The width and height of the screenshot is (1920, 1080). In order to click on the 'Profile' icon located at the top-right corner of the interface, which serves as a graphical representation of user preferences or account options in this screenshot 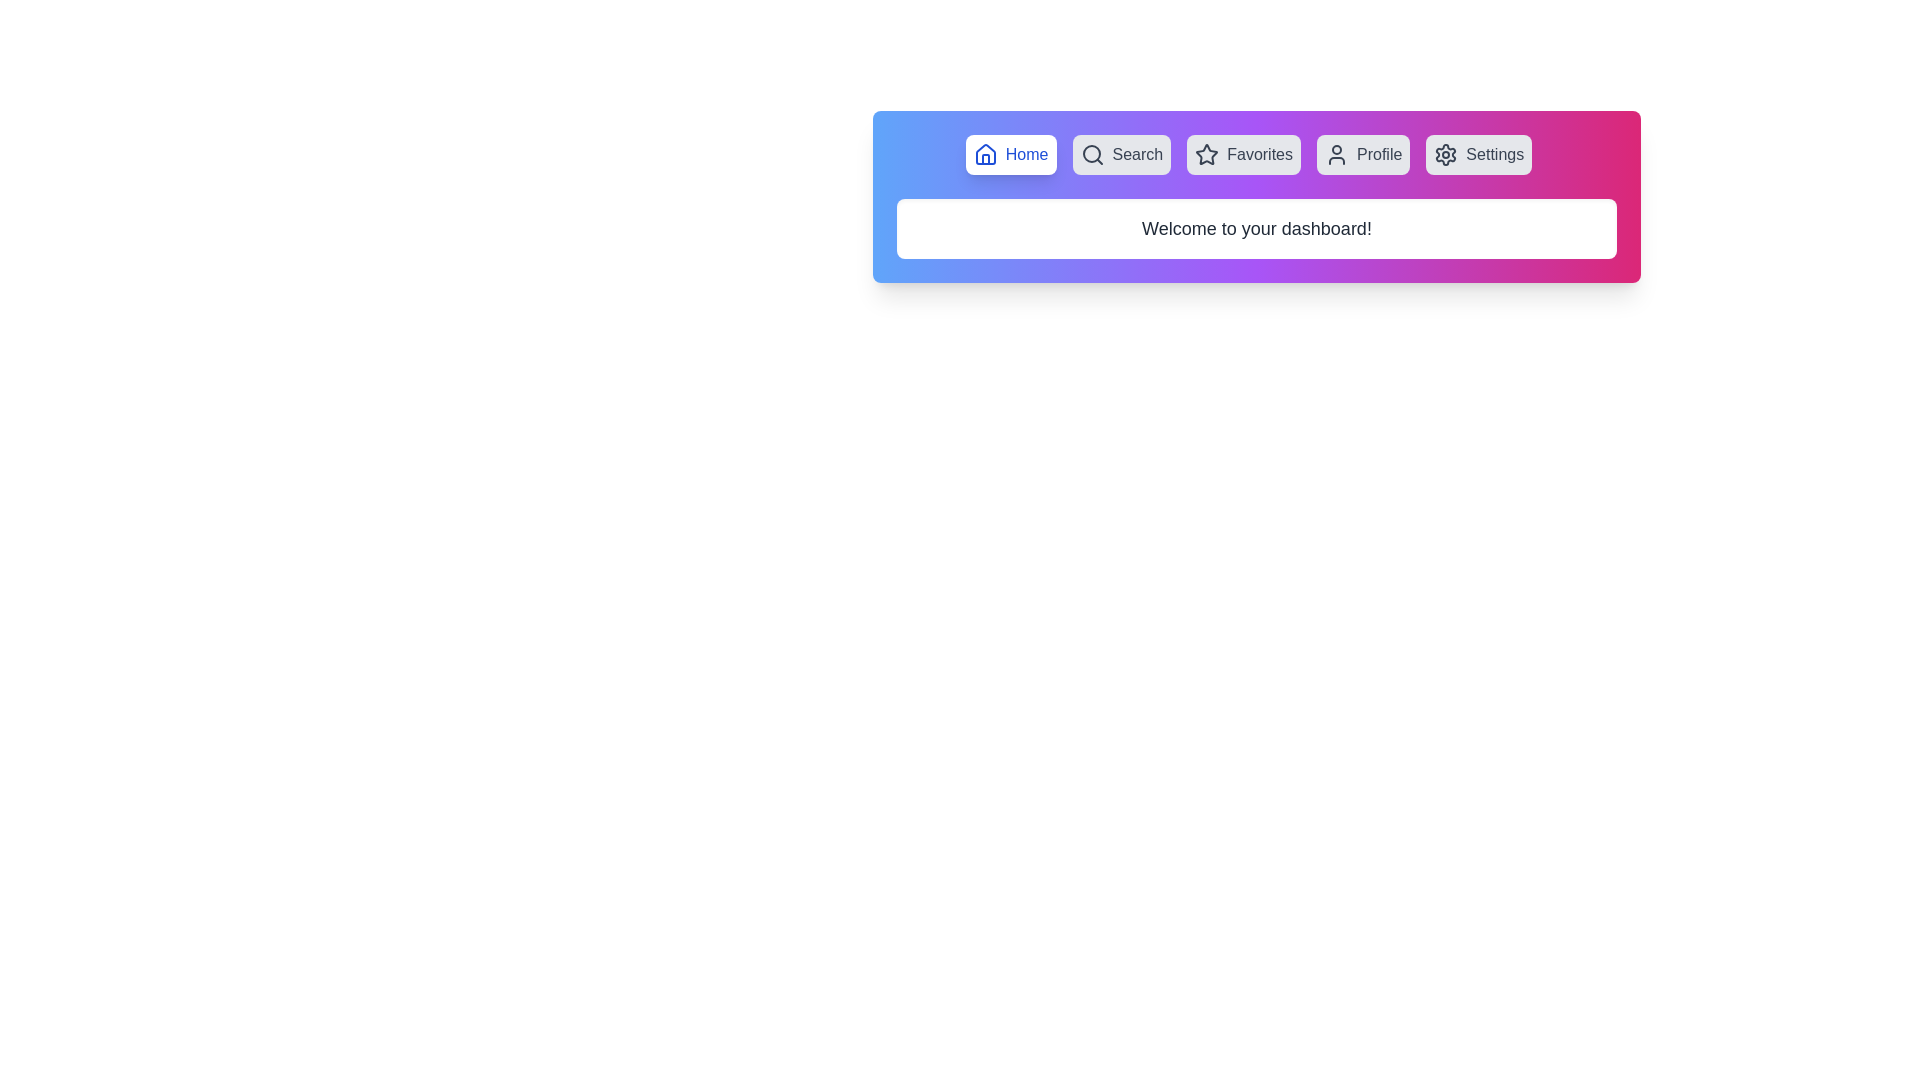, I will do `click(1337, 153)`.